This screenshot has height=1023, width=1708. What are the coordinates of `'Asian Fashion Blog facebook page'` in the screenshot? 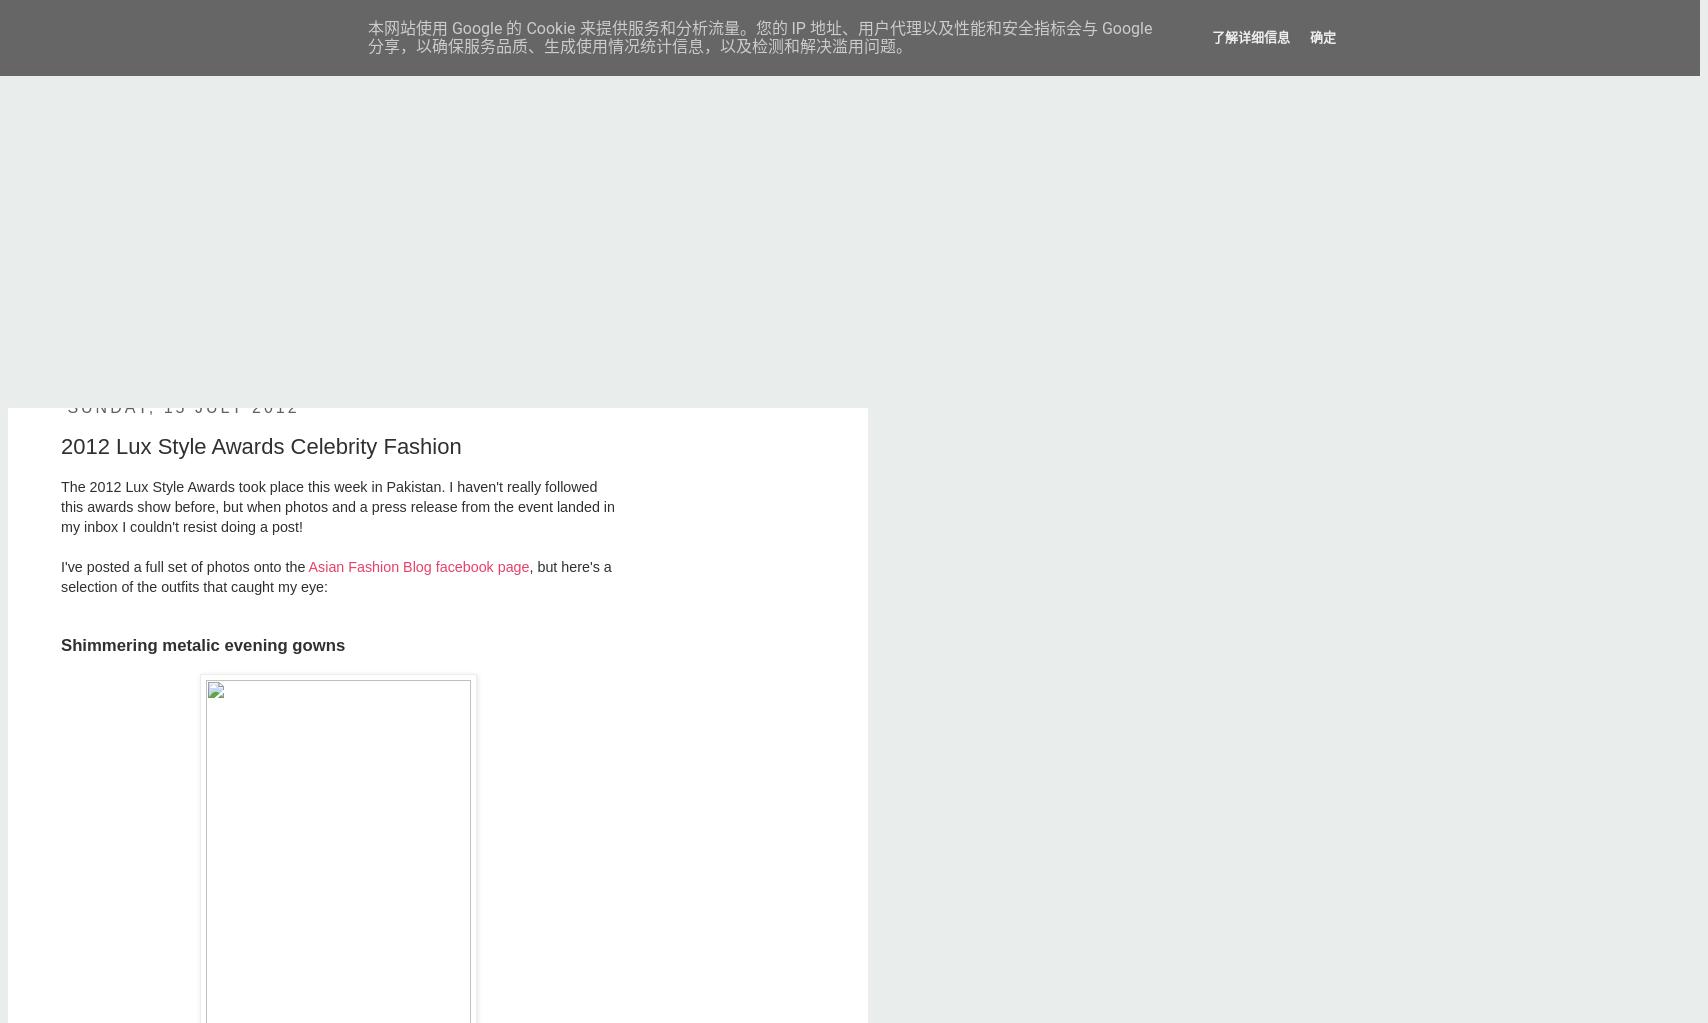 It's located at (418, 567).